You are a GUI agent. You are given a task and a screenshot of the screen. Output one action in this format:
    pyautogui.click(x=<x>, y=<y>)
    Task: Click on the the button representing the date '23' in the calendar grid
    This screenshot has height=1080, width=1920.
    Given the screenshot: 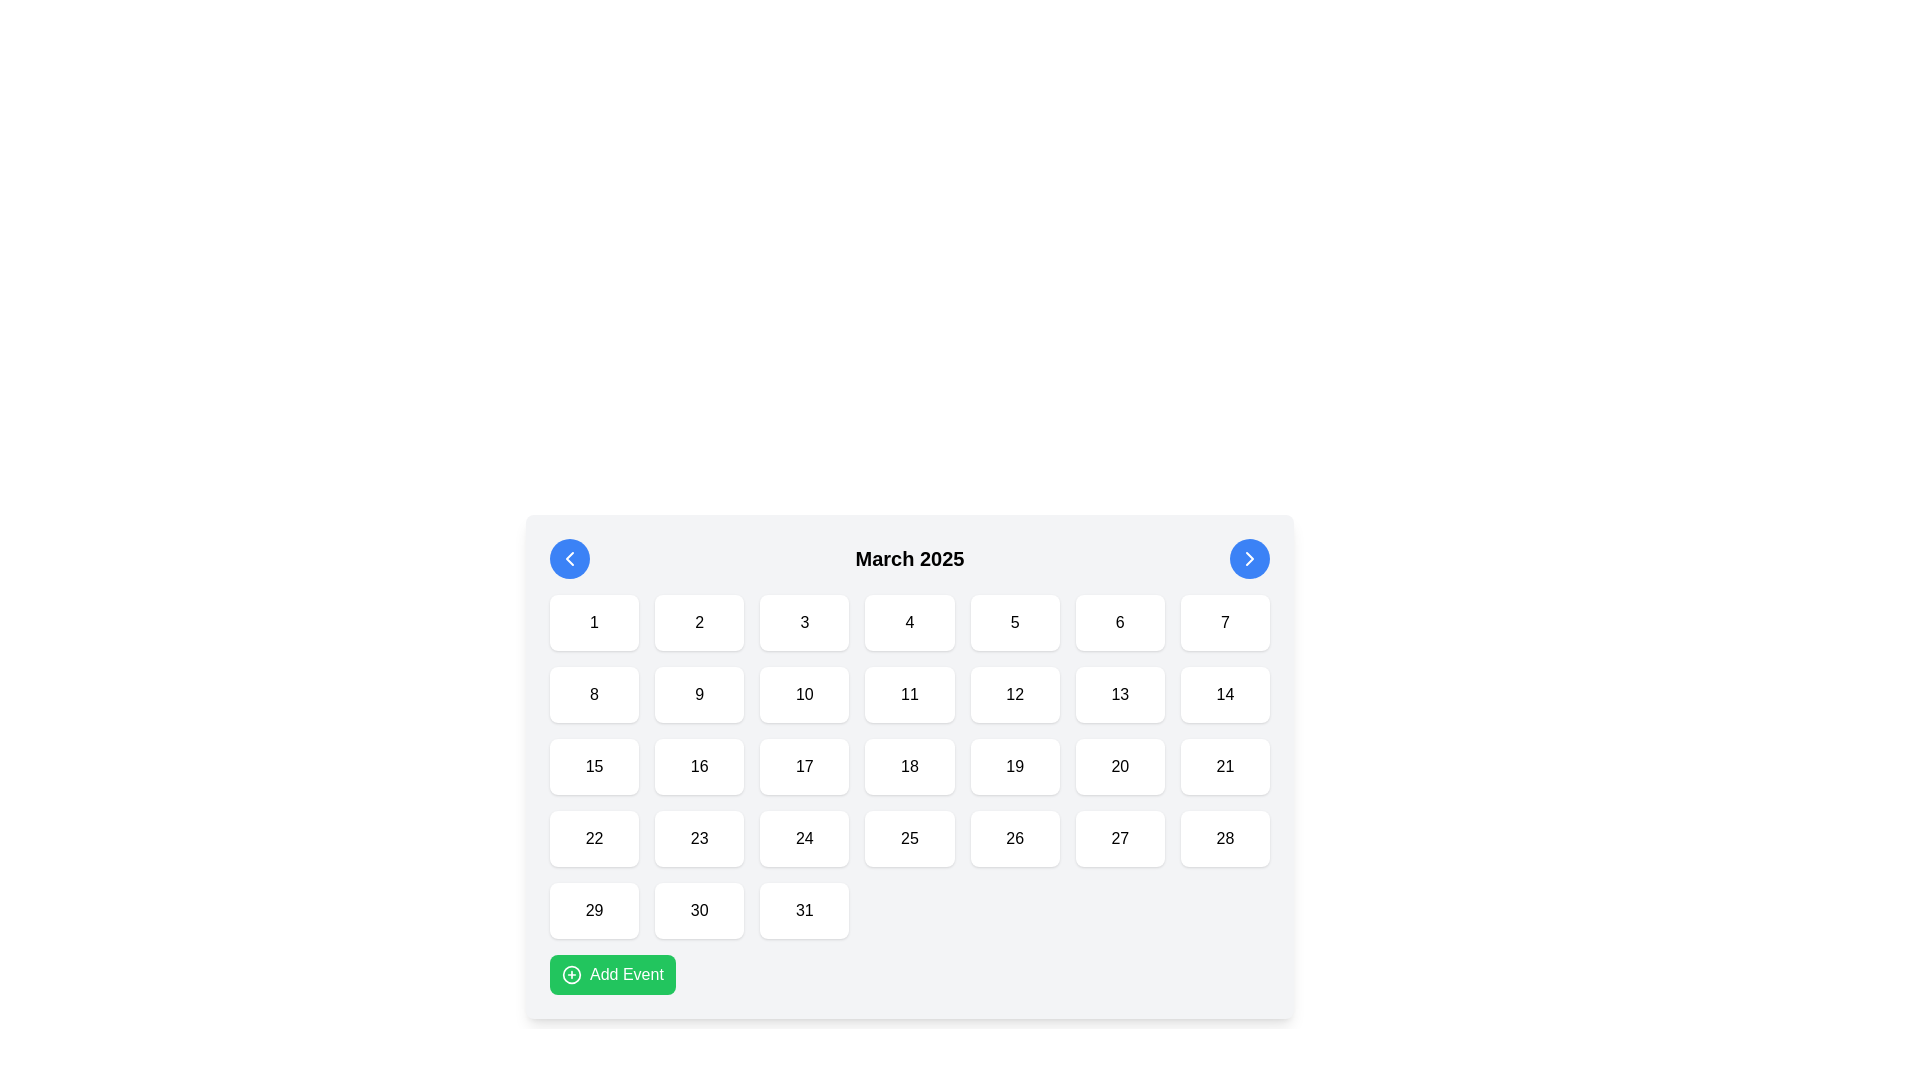 What is the action you would take?
    pyautogui.click(x=699, y=839)
    